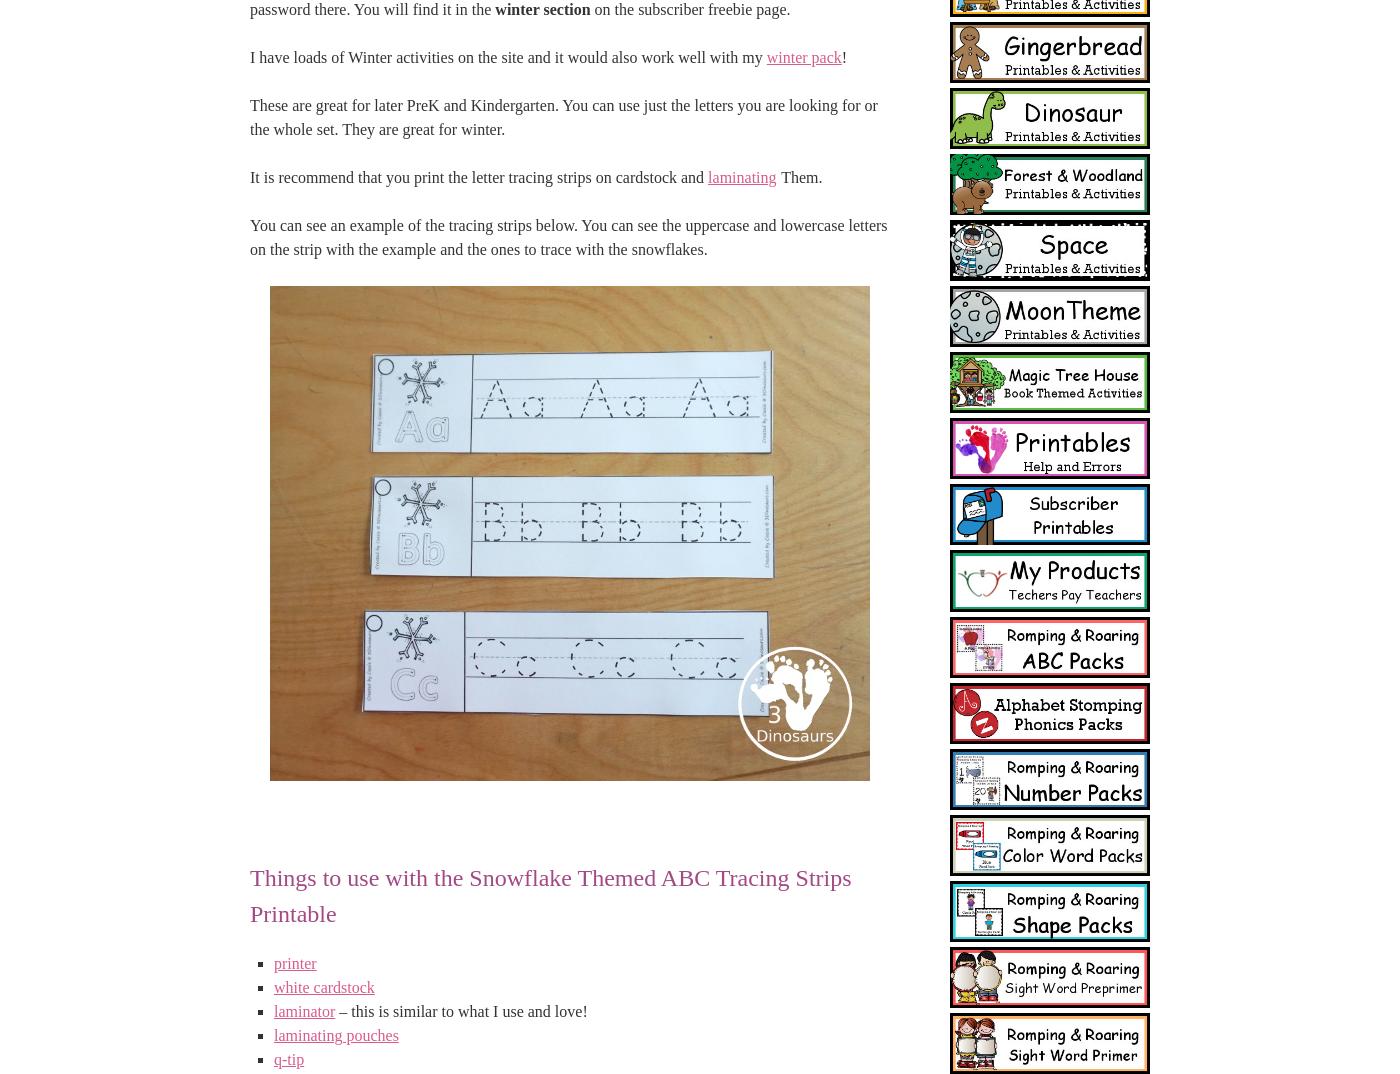 This screenshot has height=1074, width=1400. What do you see at coordinates (273, 1010) in the screenshot?
I see `'laminator'` at bounding box center [273, 1010].